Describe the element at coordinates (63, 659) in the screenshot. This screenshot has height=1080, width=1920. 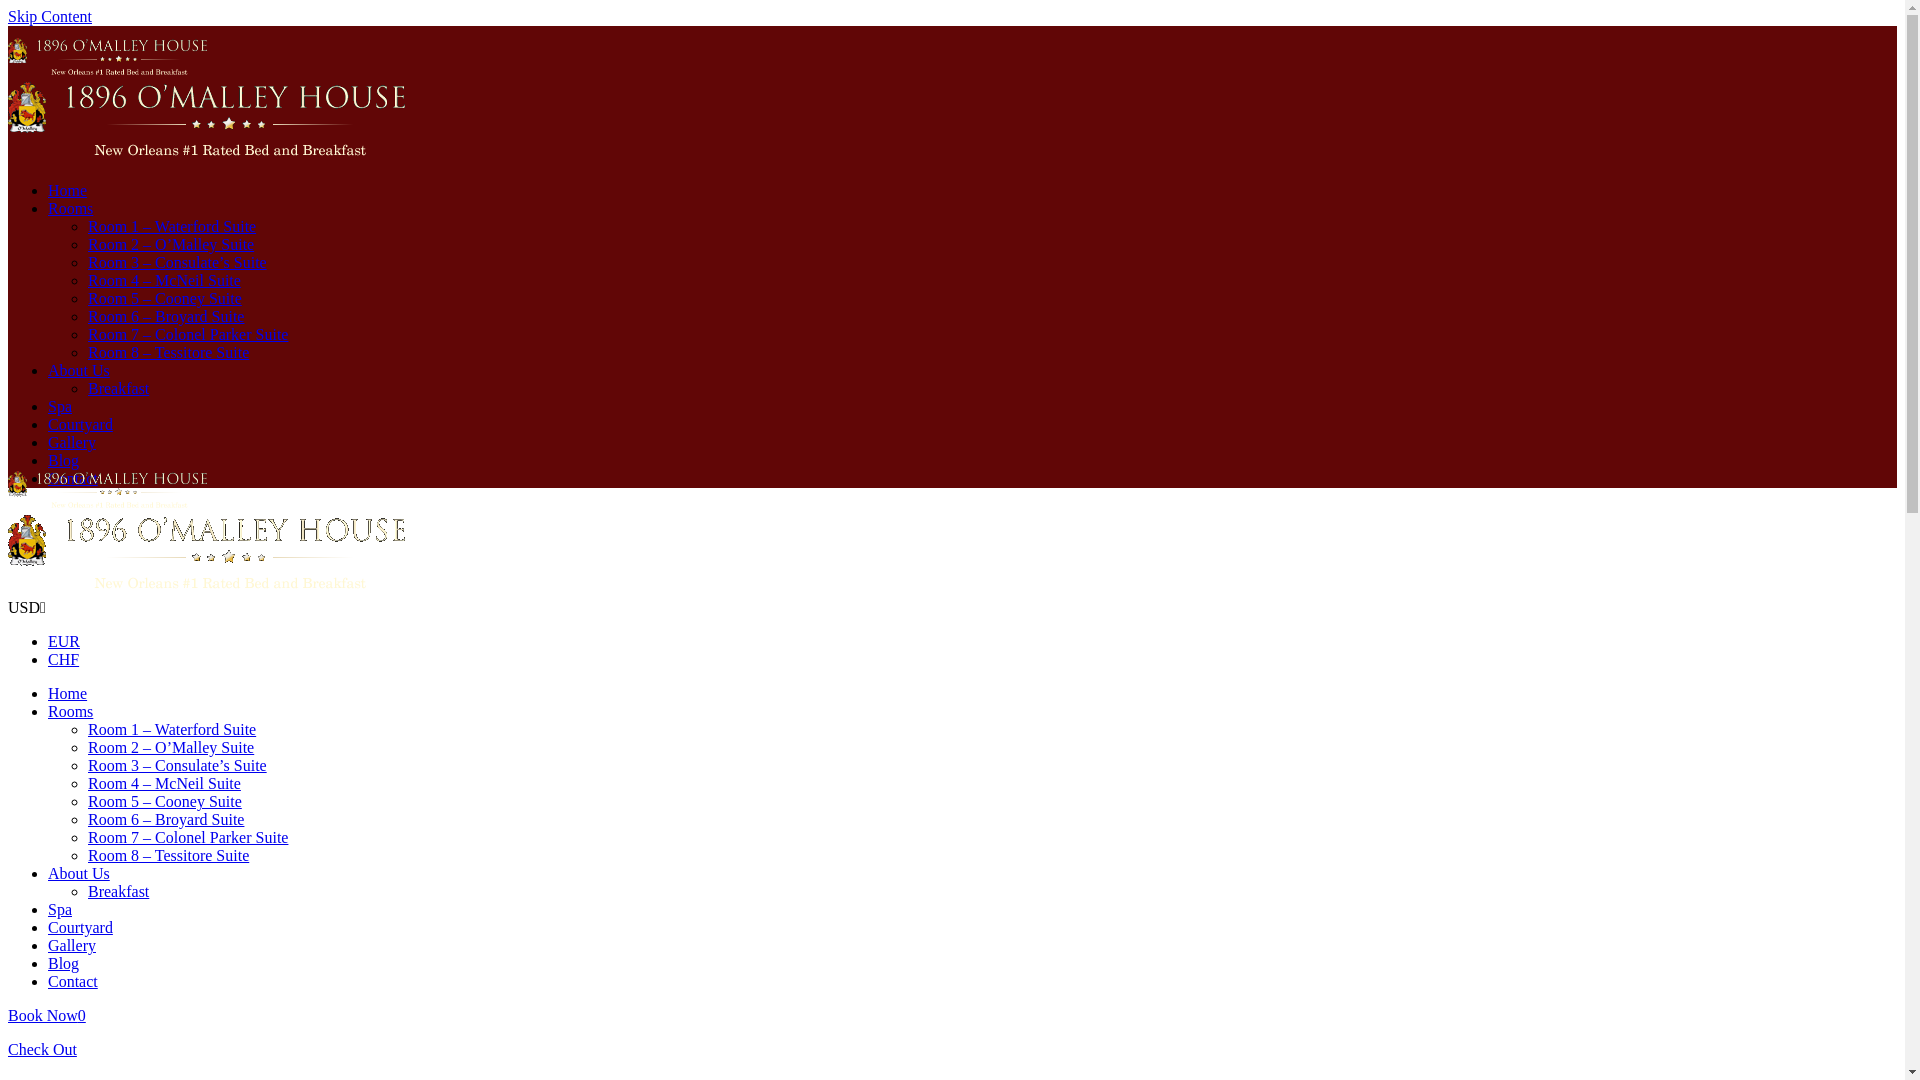
I see `'CHF'` at that location.